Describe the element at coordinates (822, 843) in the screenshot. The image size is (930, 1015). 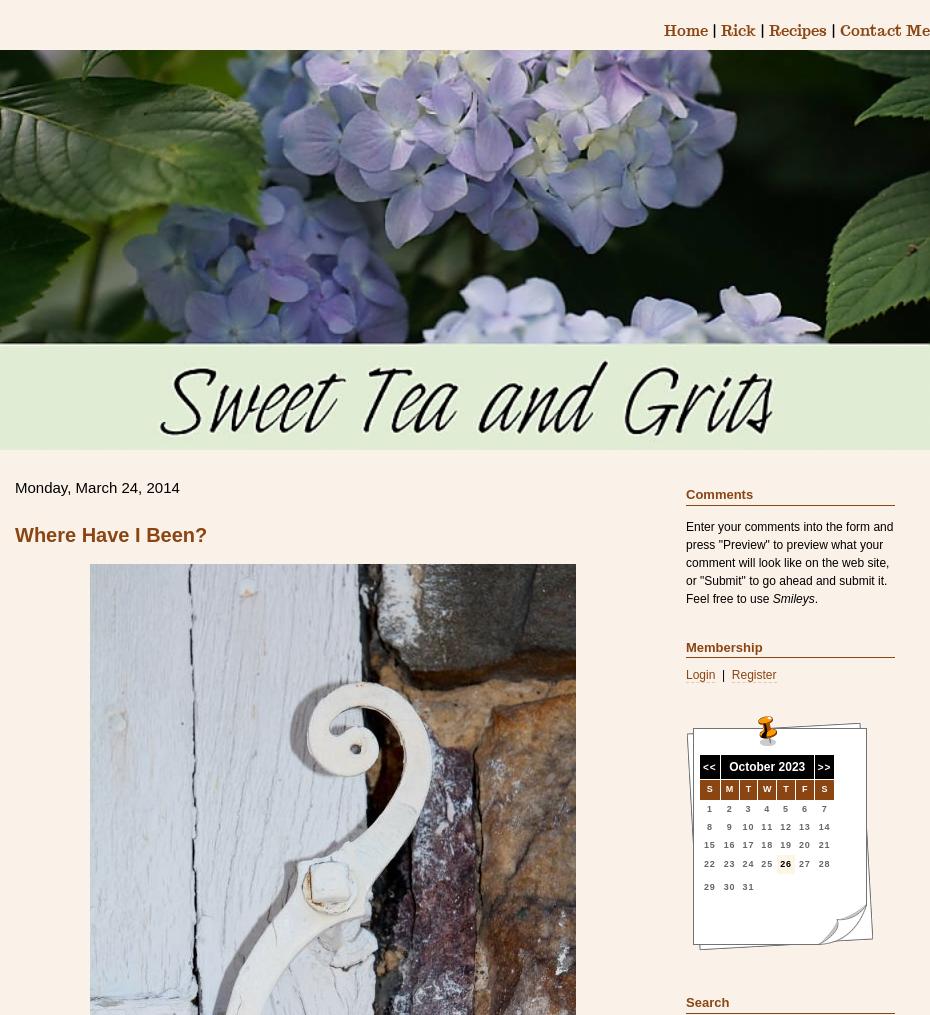
I see `'21'` at that location.